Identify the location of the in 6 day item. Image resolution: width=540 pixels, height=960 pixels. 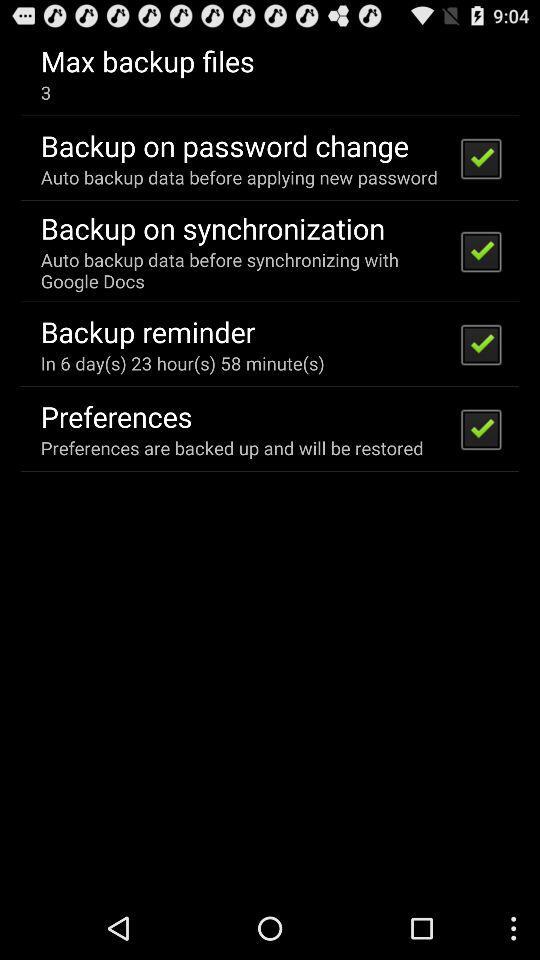
(182, 362).